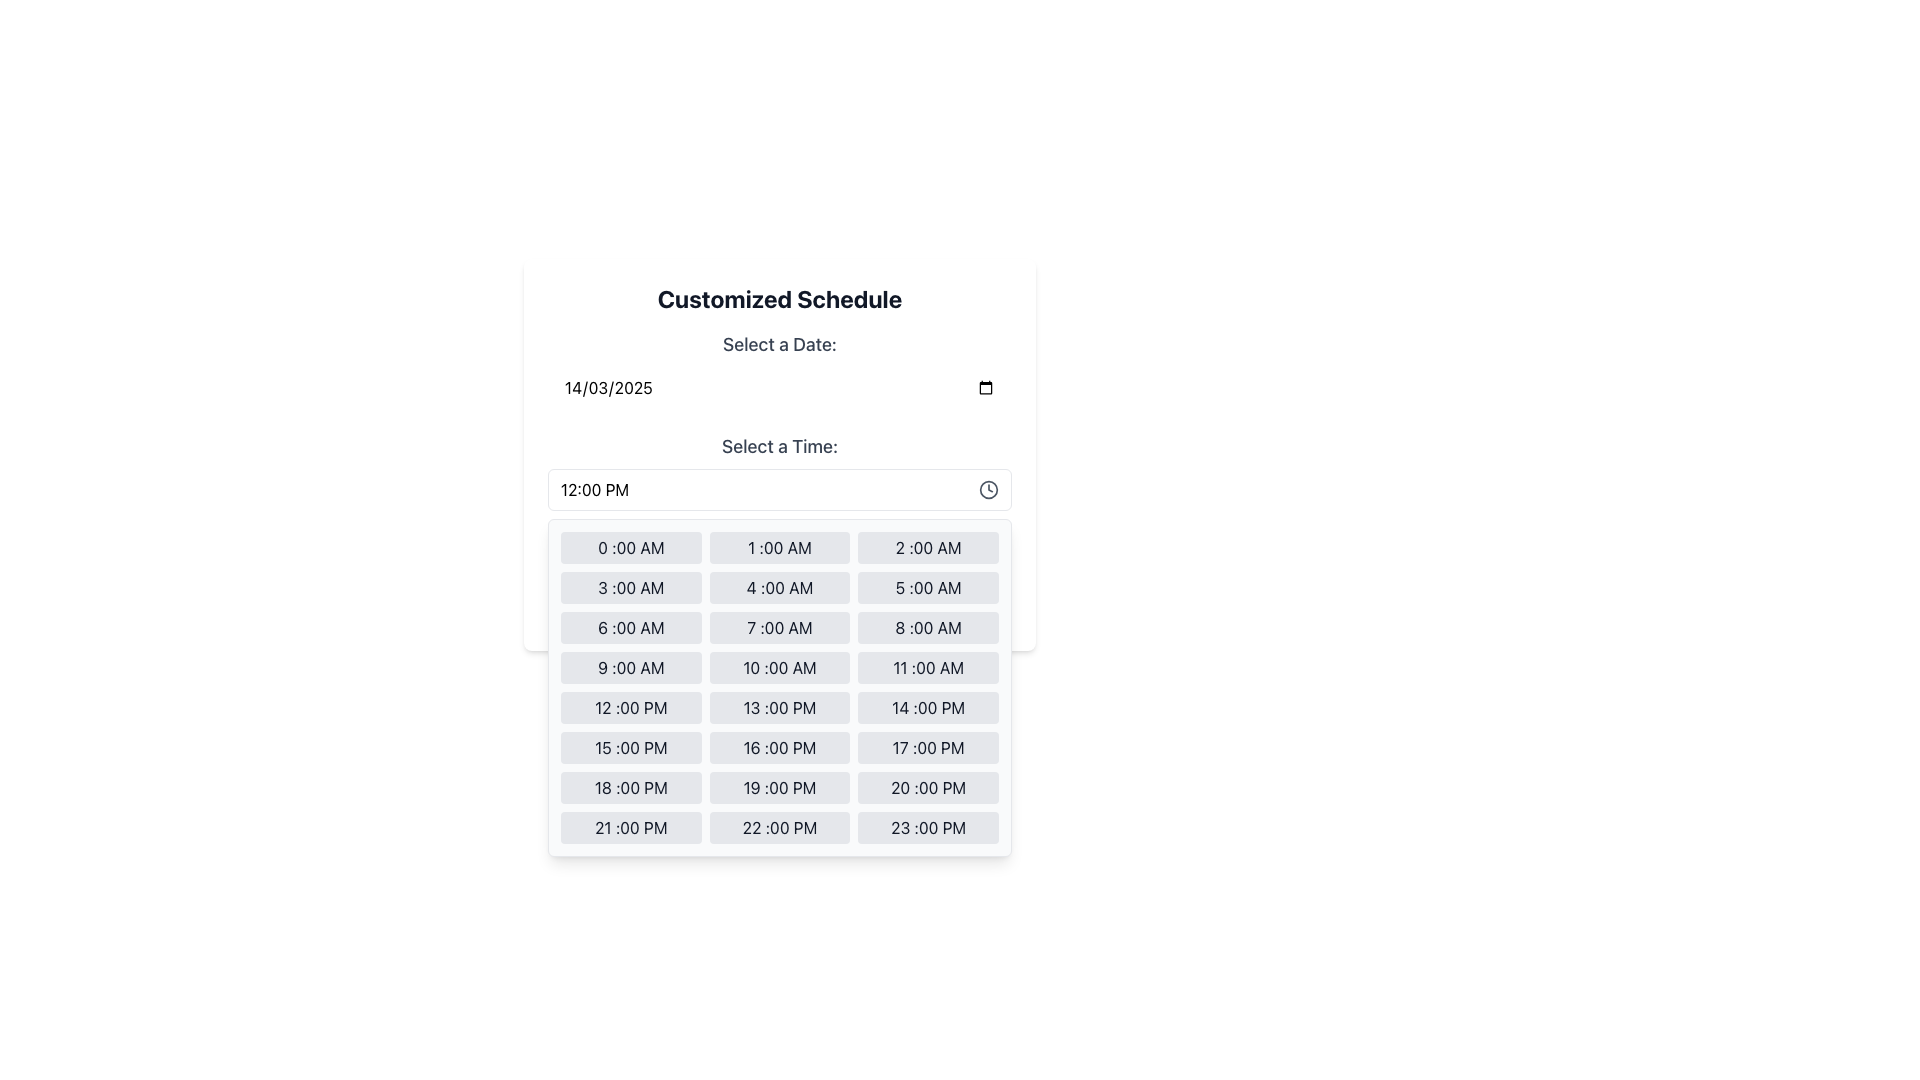 The height and width of the screenshot is (1080, 1920). Describe the element at coordinates (630, 748) in the screenshot. I see `the rectangular button with rounded edges that has black text reading '15 :00 PM'` at that location.